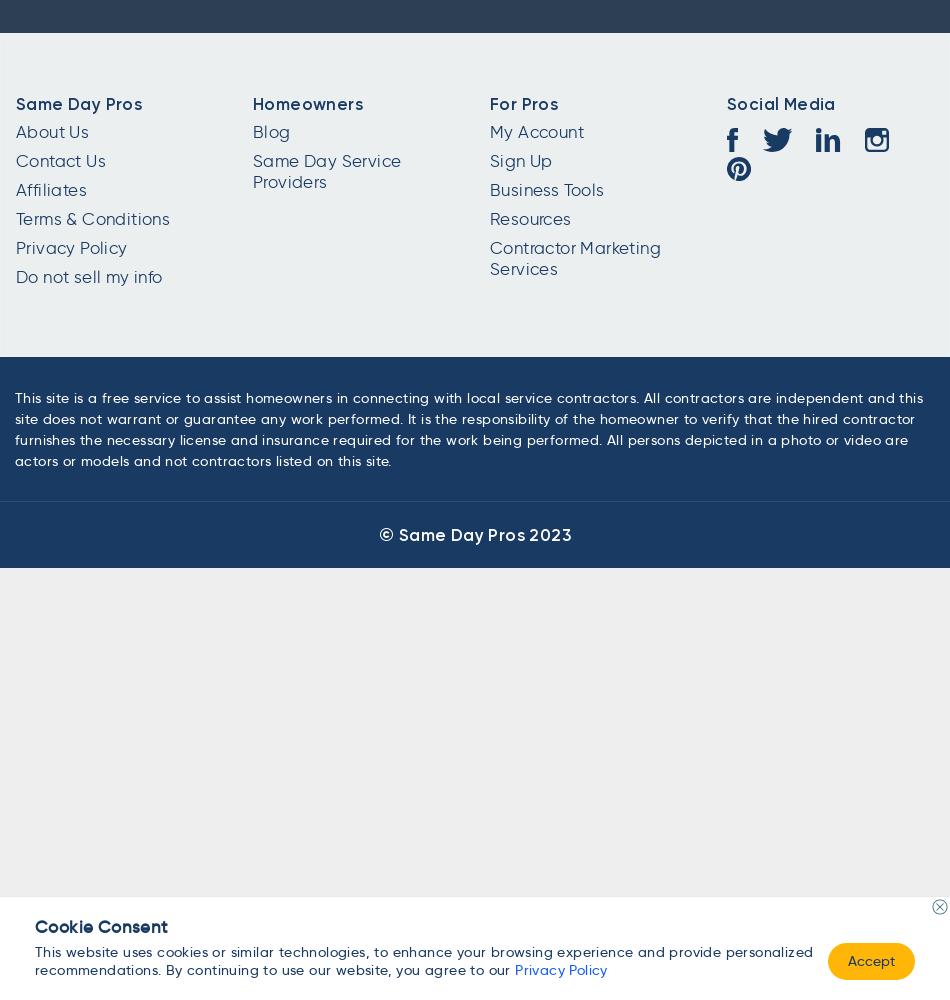 This screenshot has width=950, height=1000. What do you see at coordinates (530, 217) in the screenshot?
I see `'Resources'` at bounding box center [530, 217].